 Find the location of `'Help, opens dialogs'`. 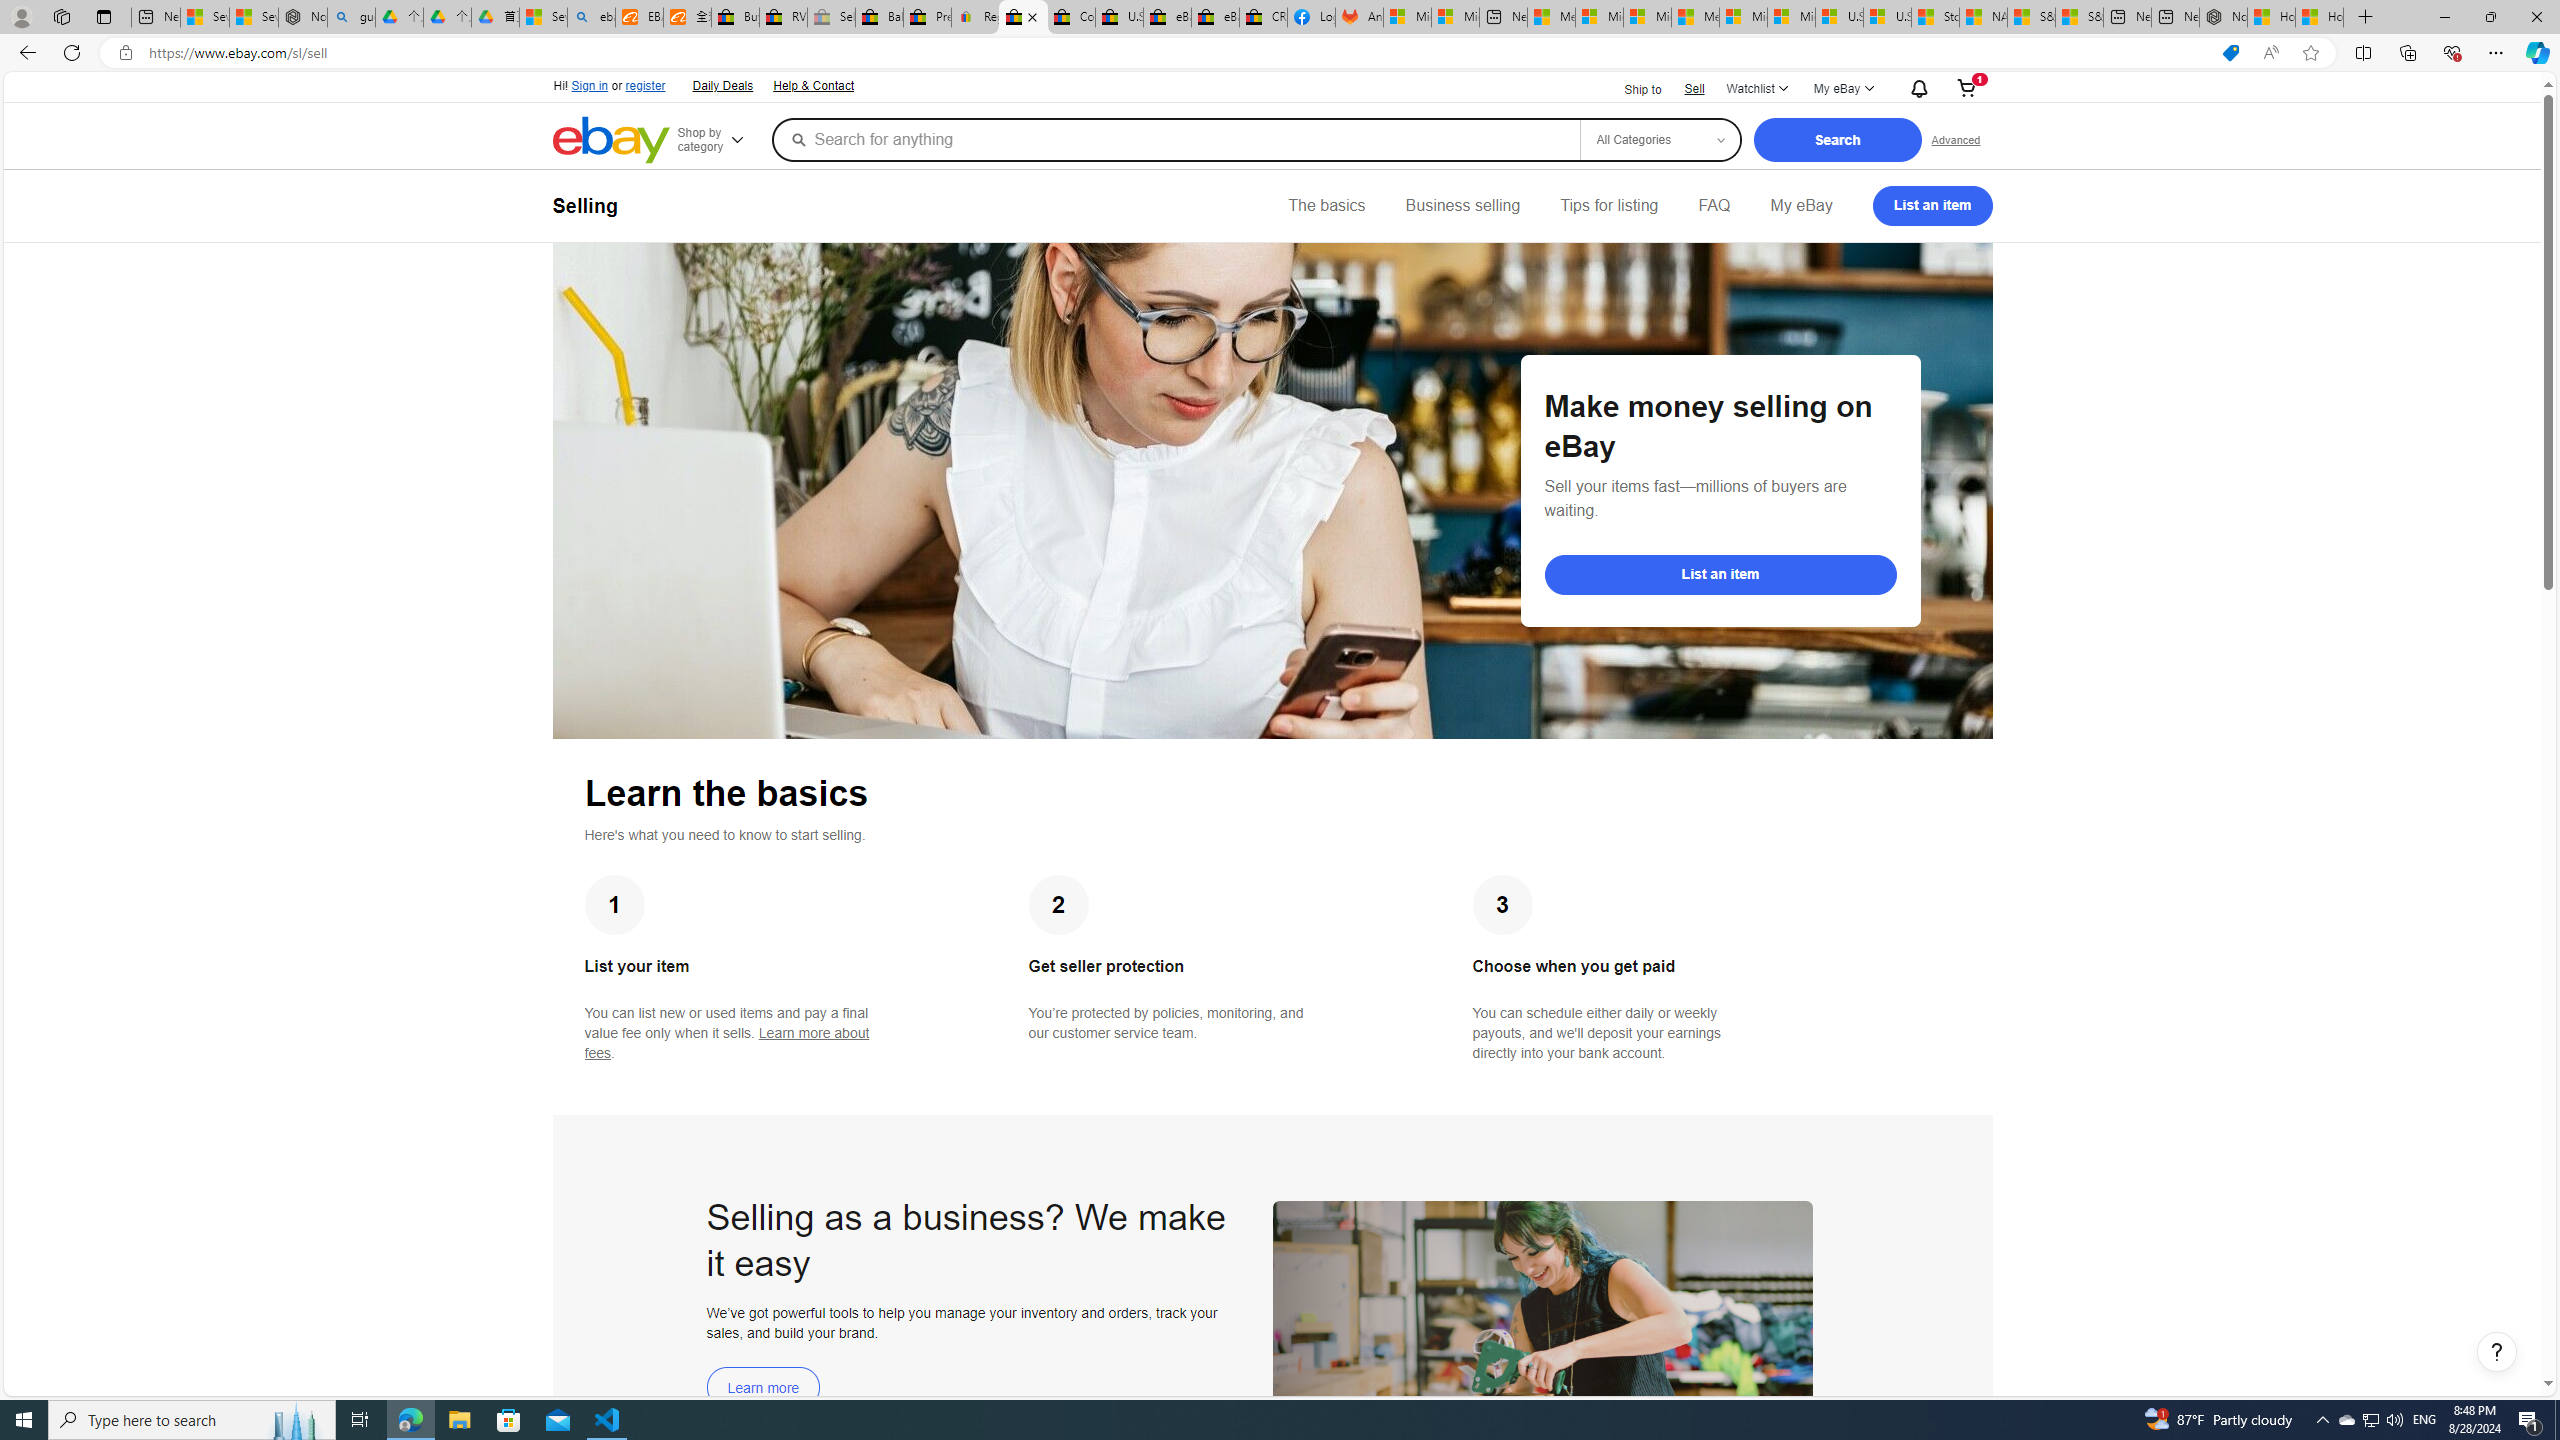

'Help, opens dialogs' is located at coordinates (2496, 1351).